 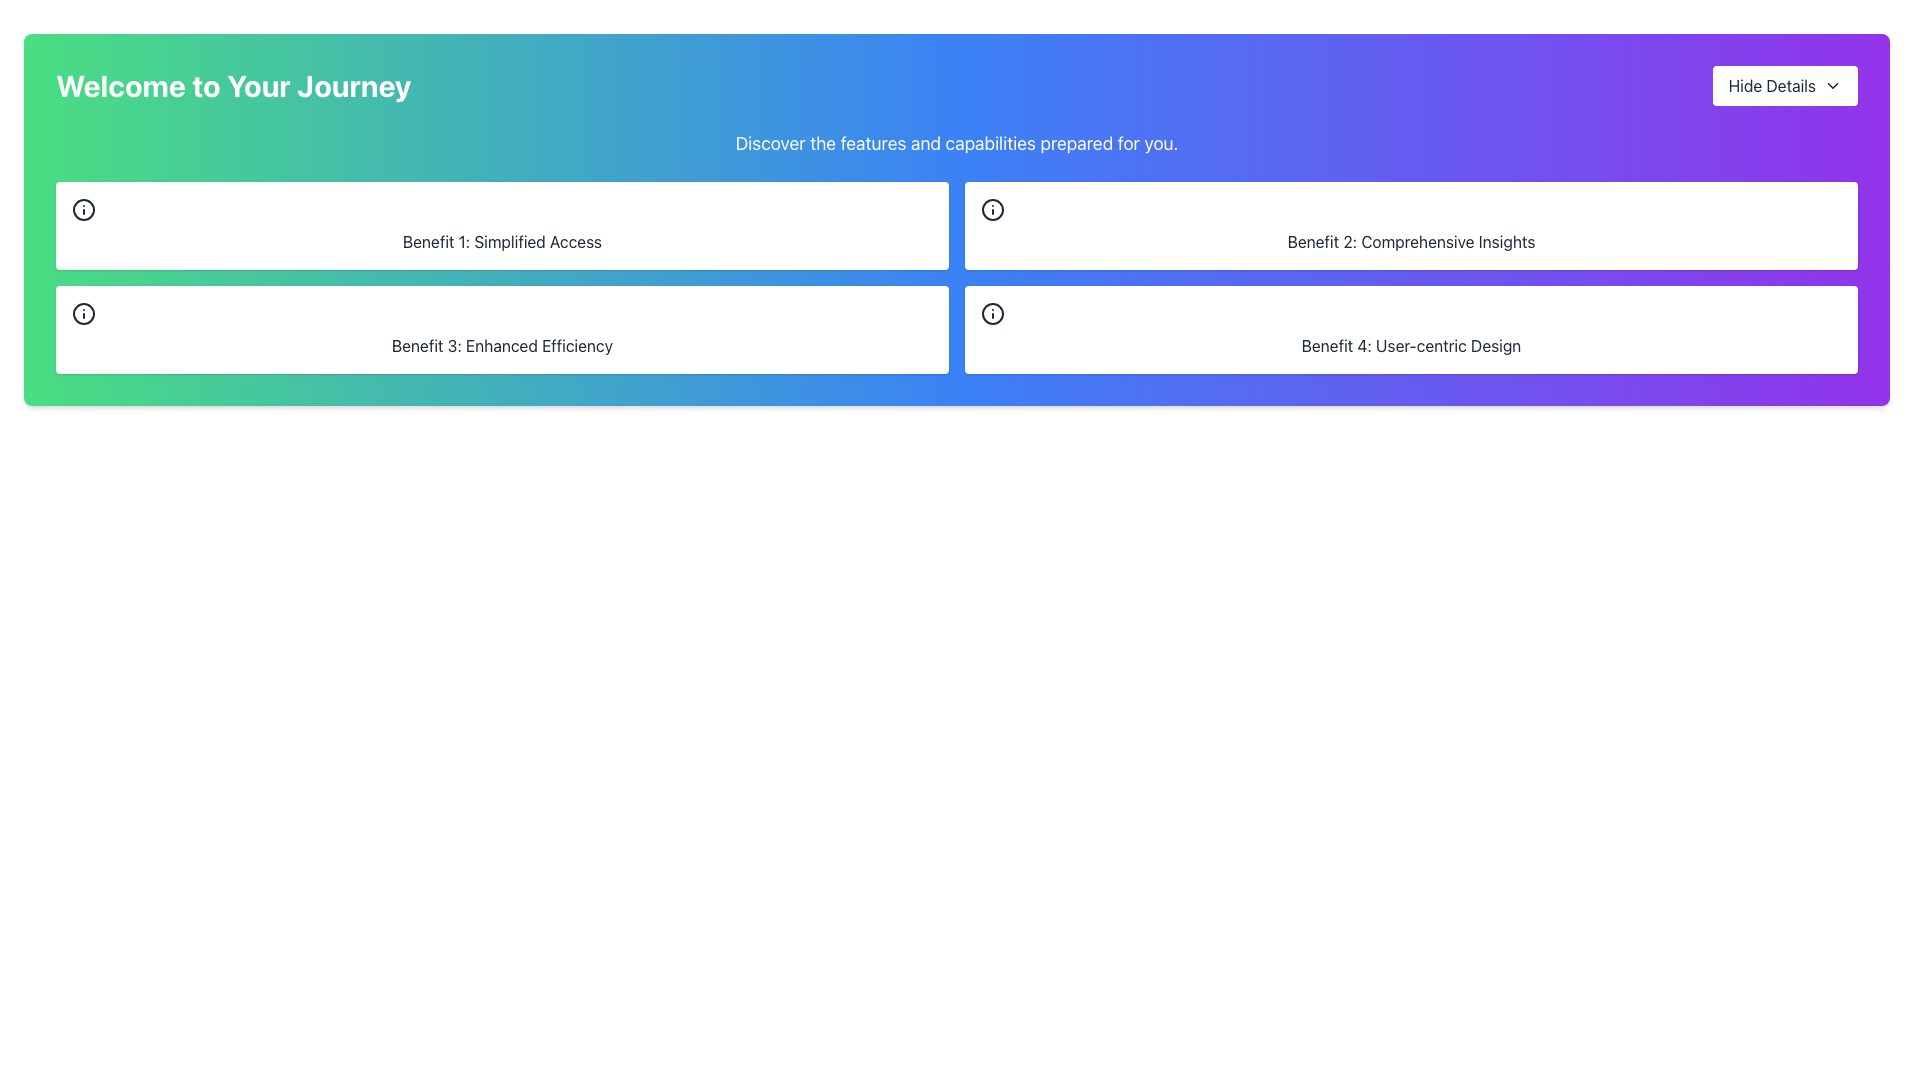 I want to click on introductory message text located at the top-center of the interface within the gradient header area, above the benefits list, so click(x=955, y=142).